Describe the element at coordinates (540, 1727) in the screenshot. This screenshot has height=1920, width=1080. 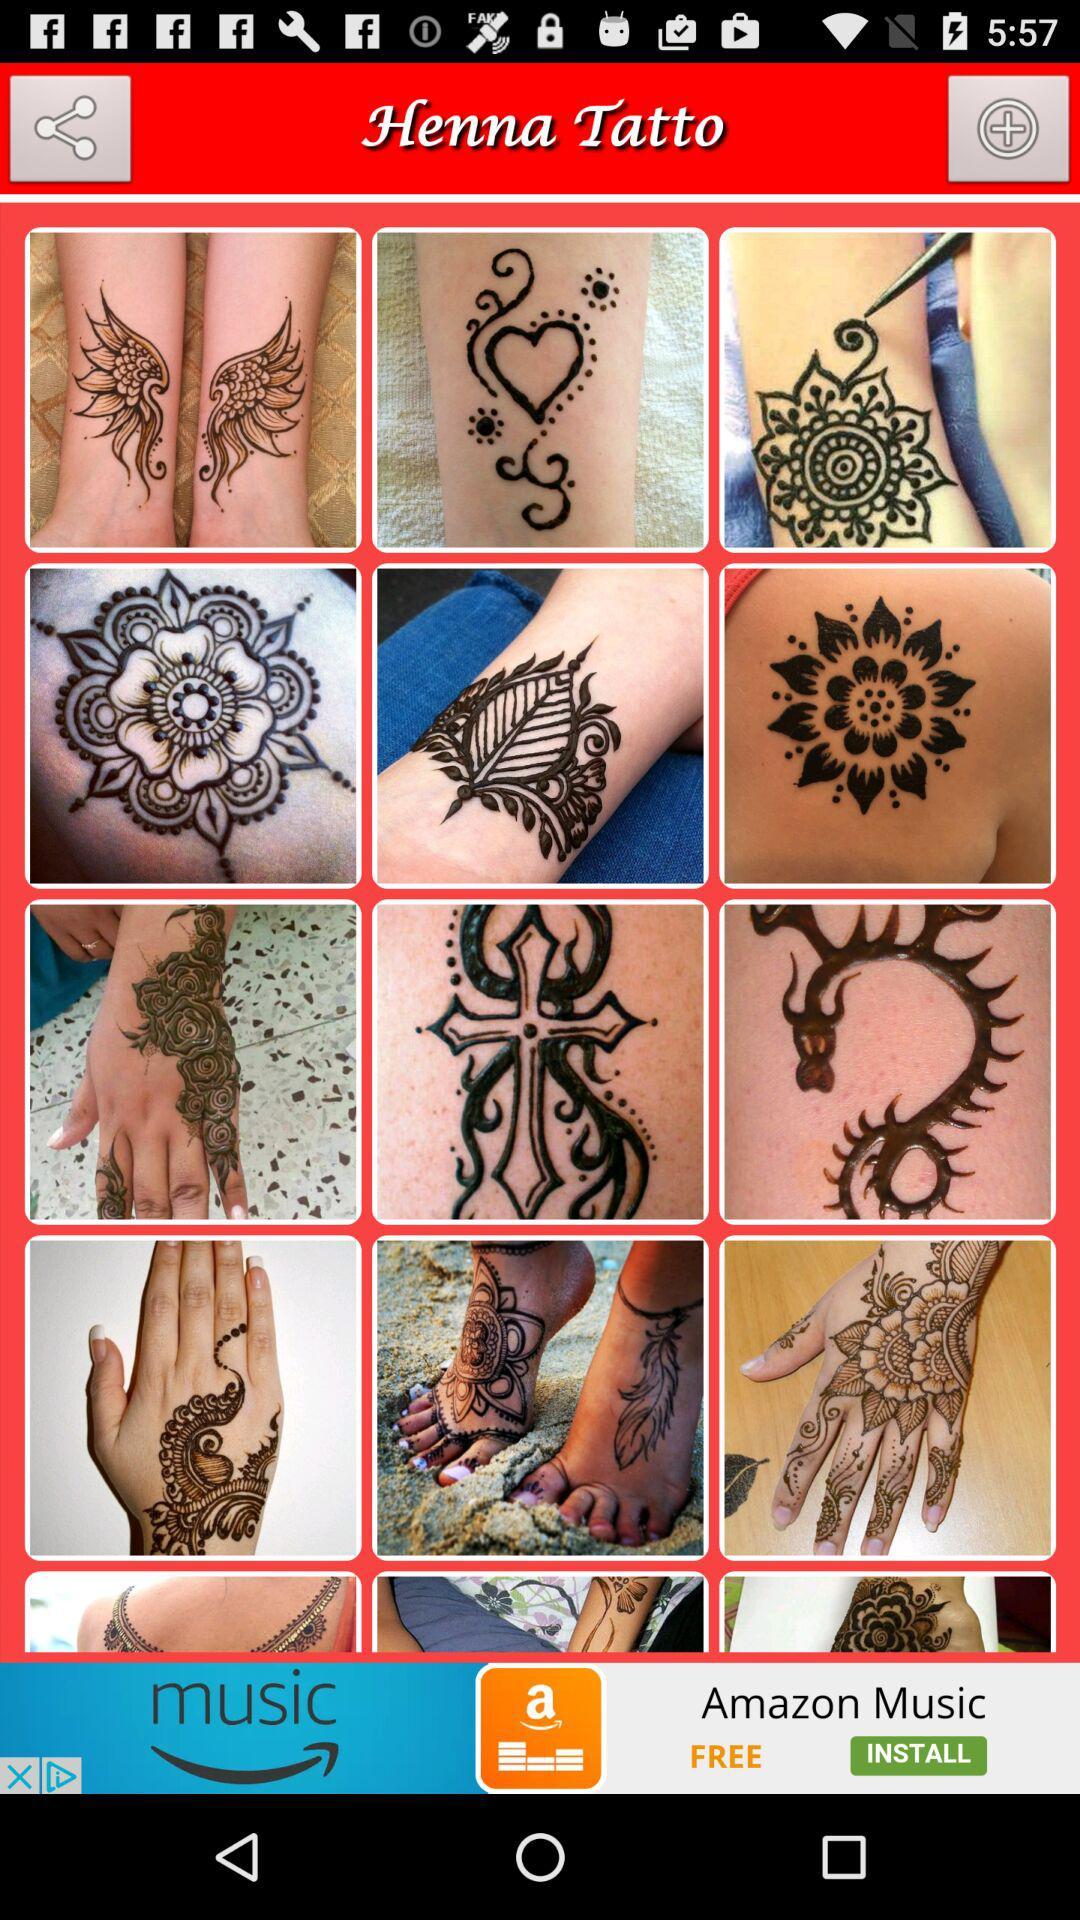
I see `advertisement` at that location.